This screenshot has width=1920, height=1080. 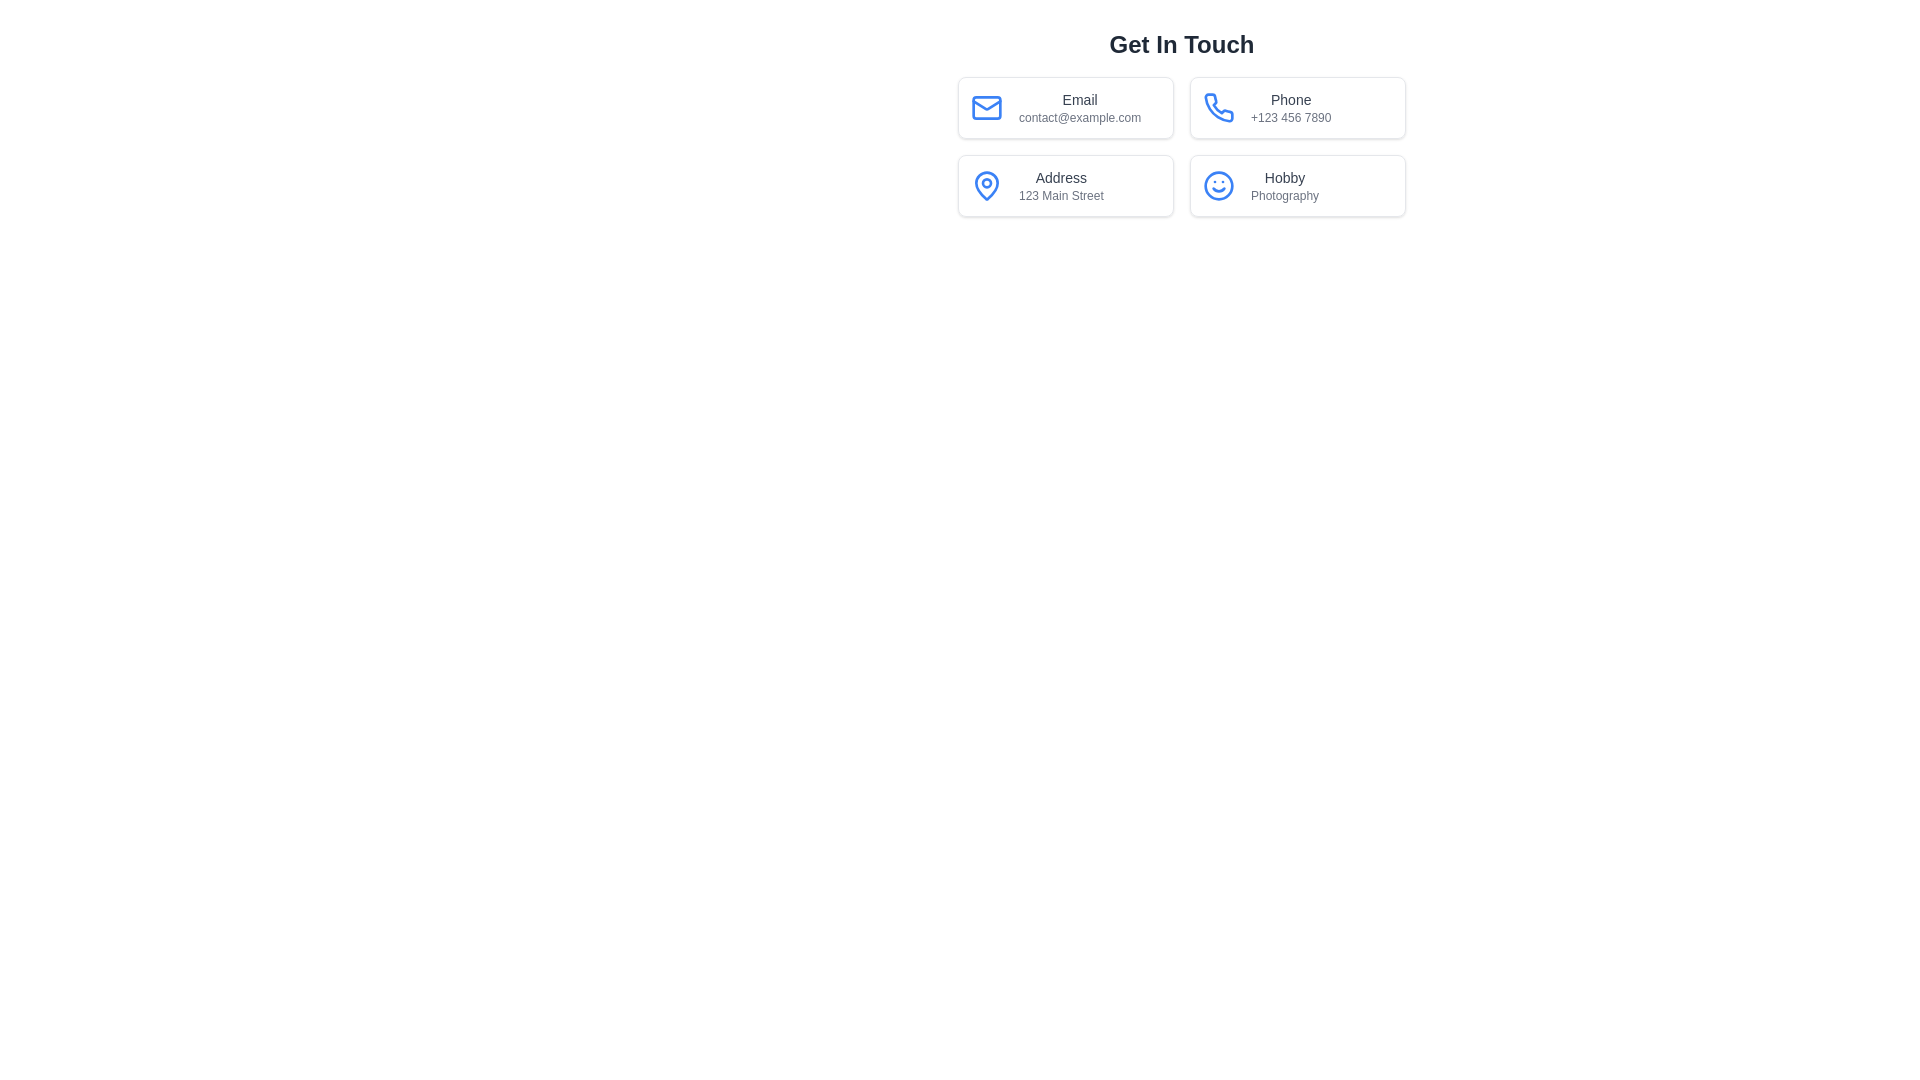 What do you see at coordinates (1060, 176) in the screenshot?
I see `the 'Address' text label located in the second row, first column of the contact information grid` at bounding box center [1060, 176].